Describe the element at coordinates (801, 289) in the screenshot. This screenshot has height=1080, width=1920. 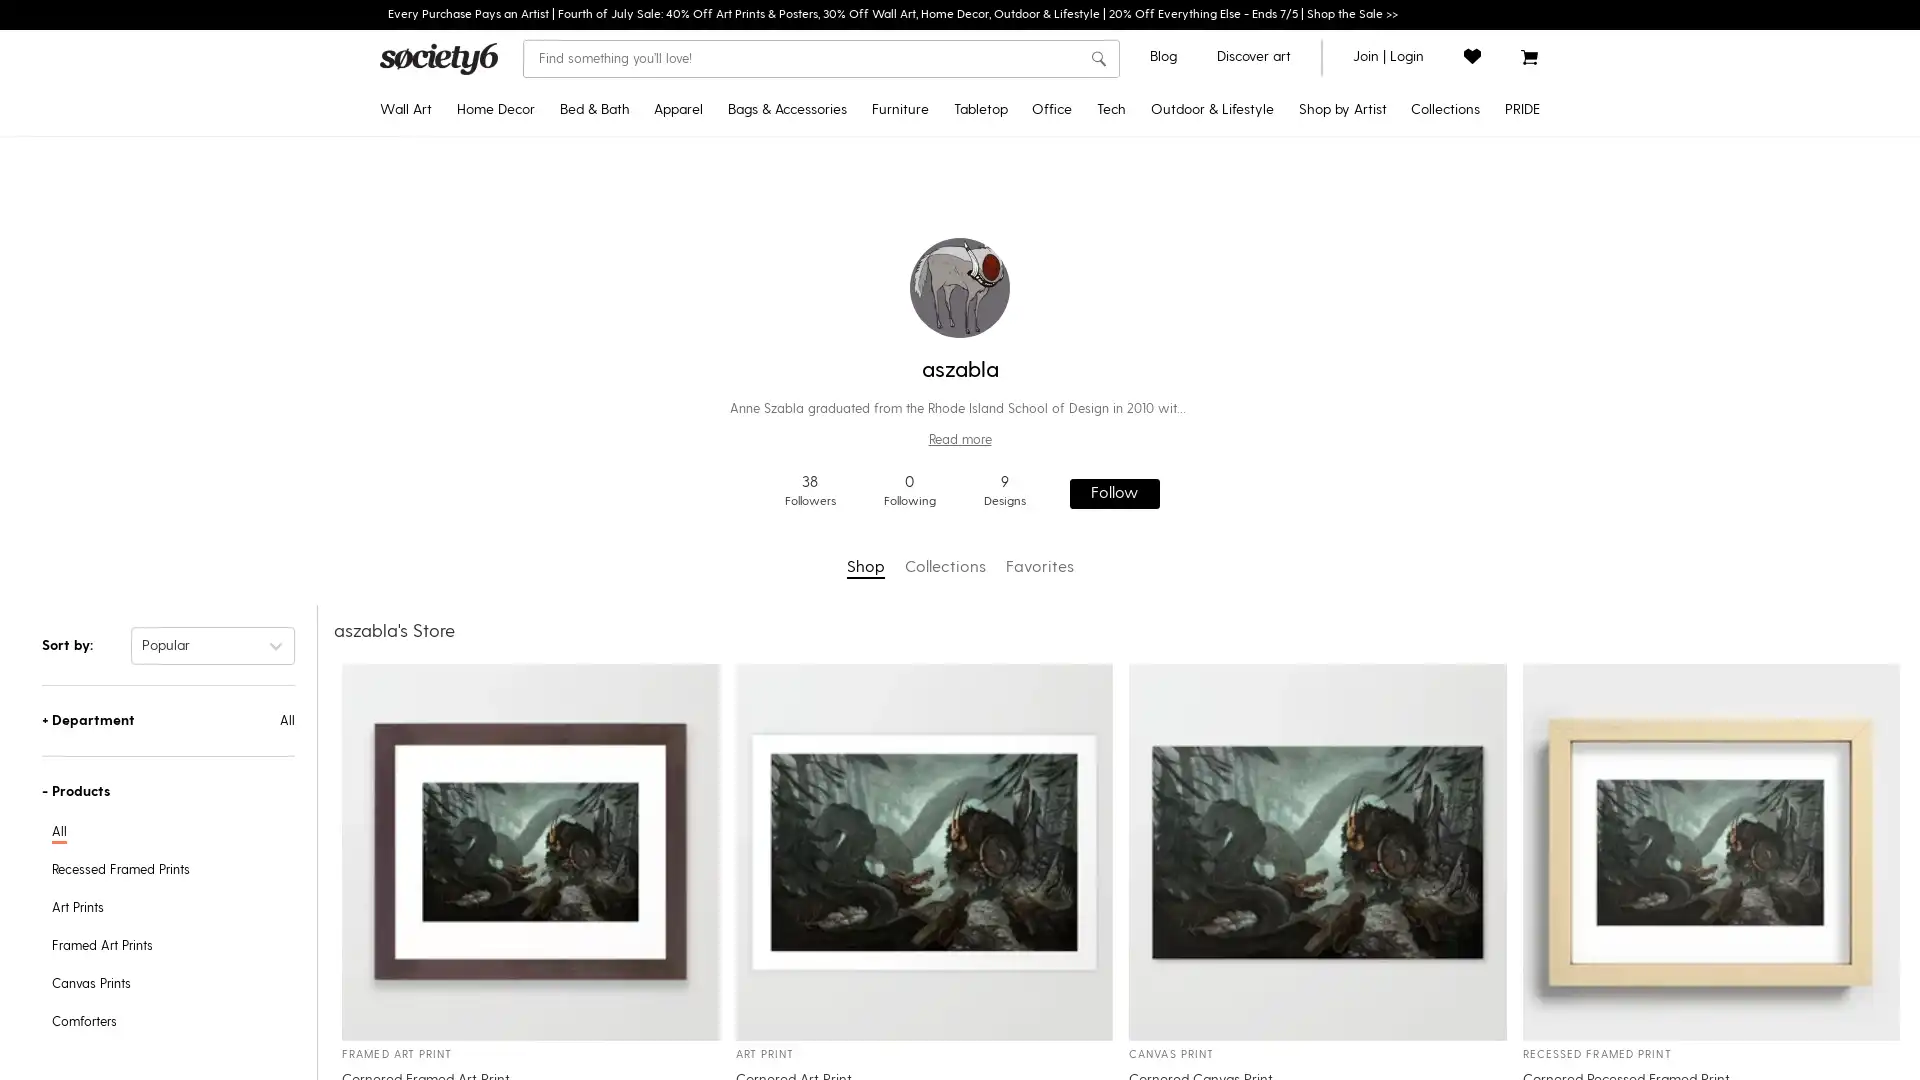
I see `Socks` at that location.